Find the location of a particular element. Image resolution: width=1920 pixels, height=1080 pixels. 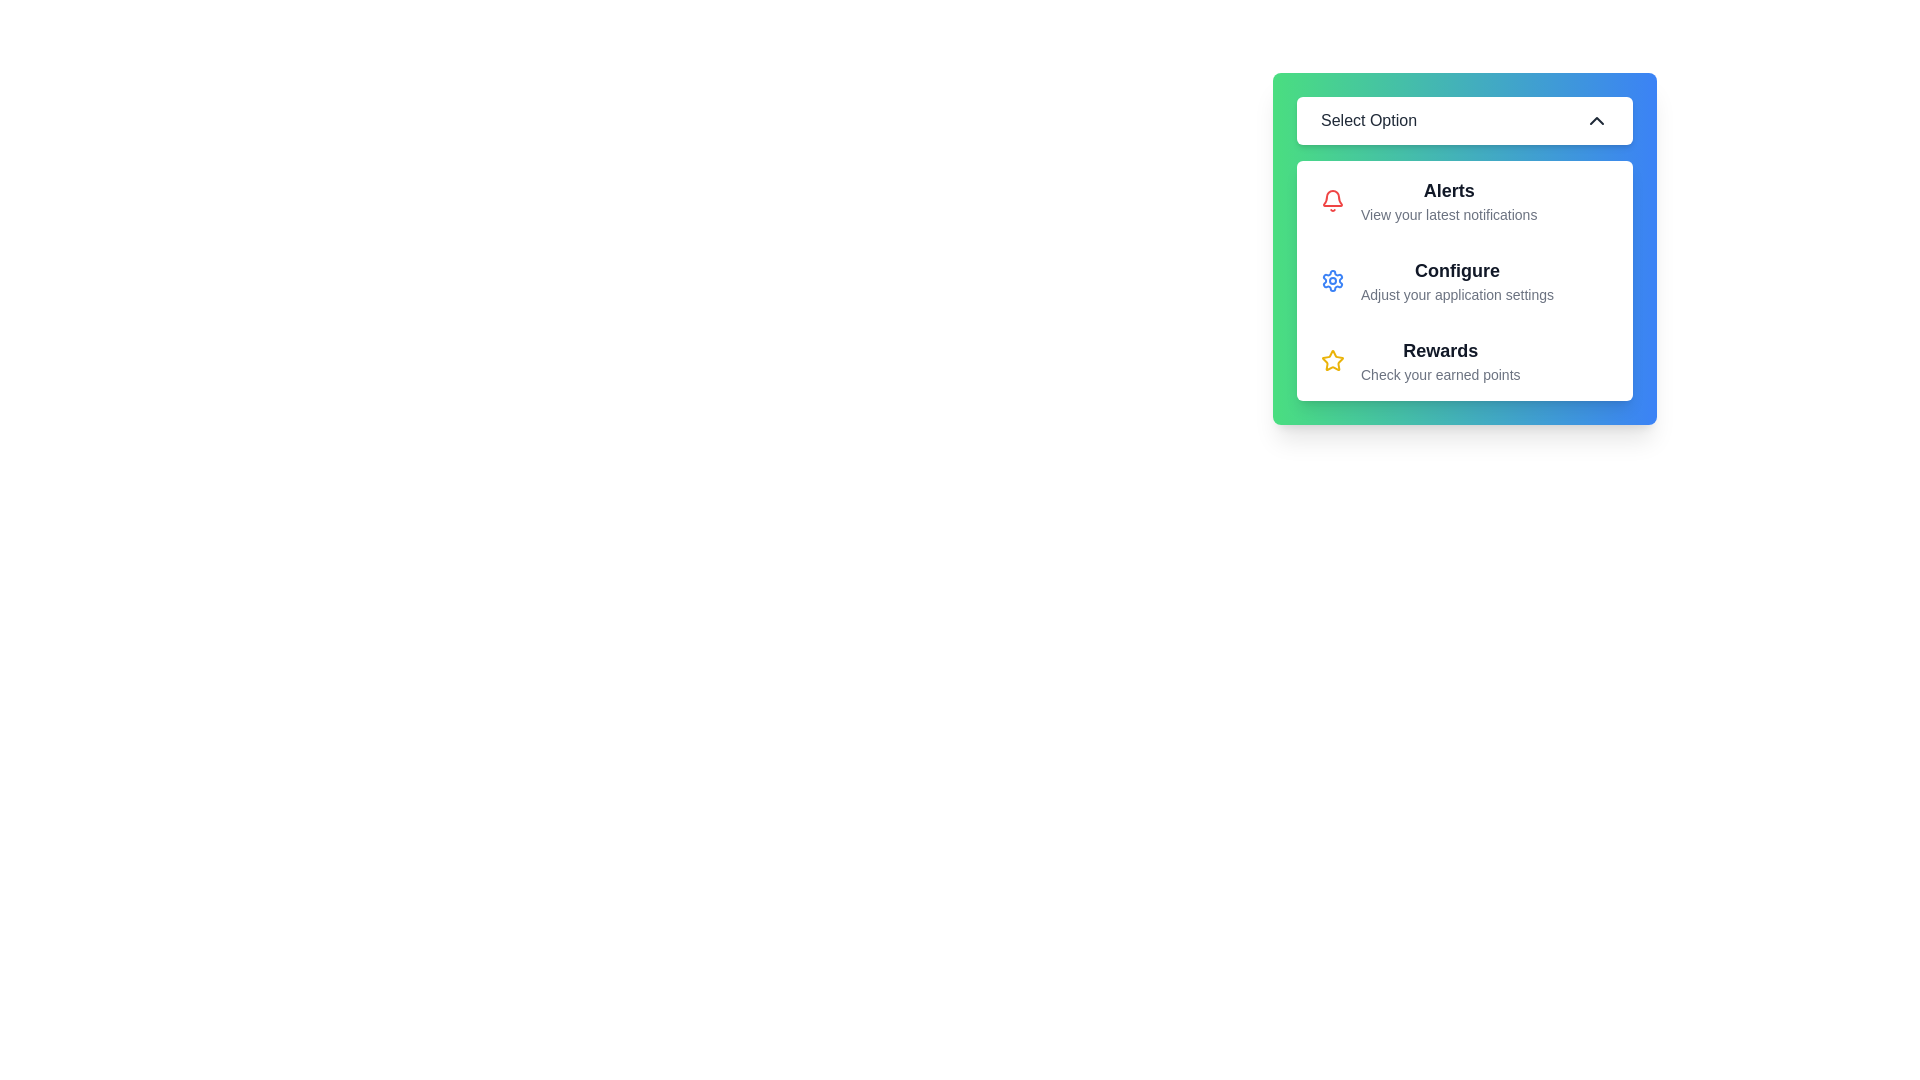

the static text label that says 'Adjust your application settings', which is styled in small gray font and located below the bold text 'Configure' in the dropdown menu is located at coordinates (1457, 294).